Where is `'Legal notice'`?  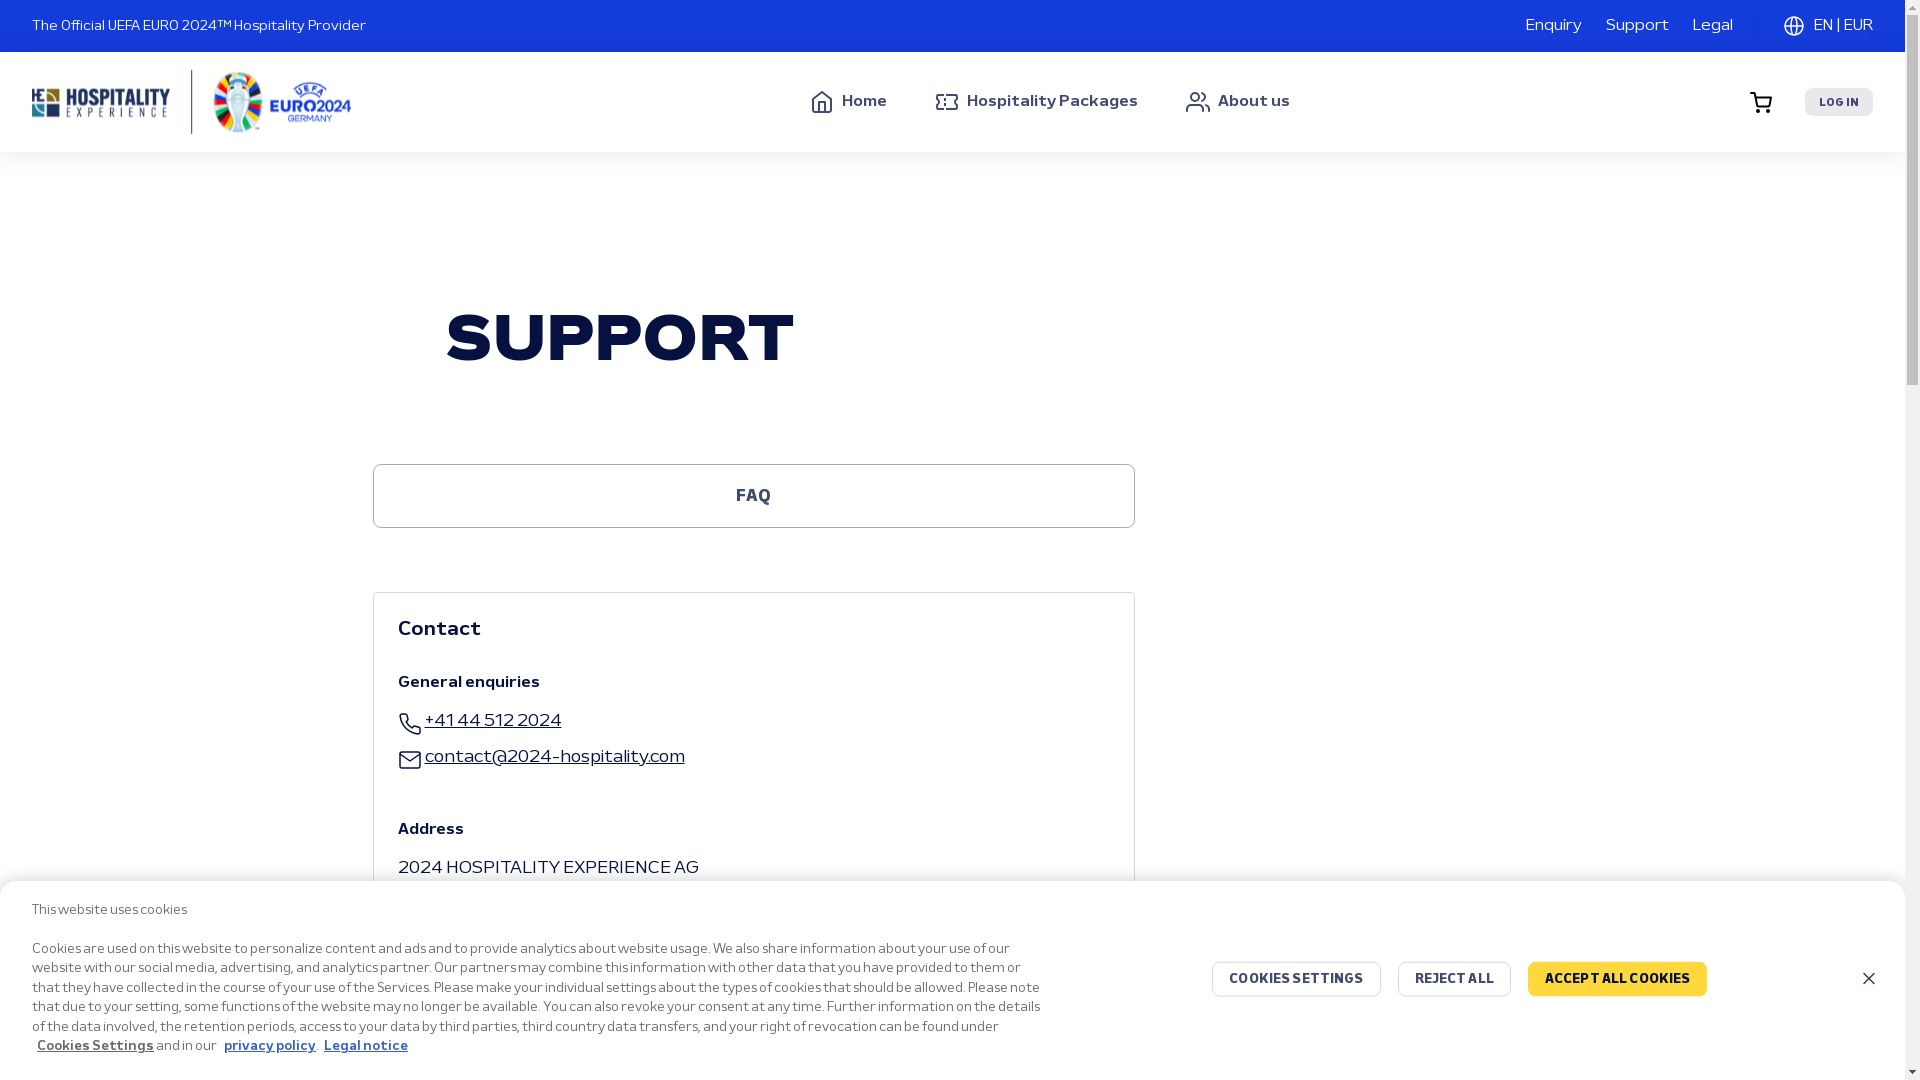 'Legal notice' is located at coordinates (324, 1045).